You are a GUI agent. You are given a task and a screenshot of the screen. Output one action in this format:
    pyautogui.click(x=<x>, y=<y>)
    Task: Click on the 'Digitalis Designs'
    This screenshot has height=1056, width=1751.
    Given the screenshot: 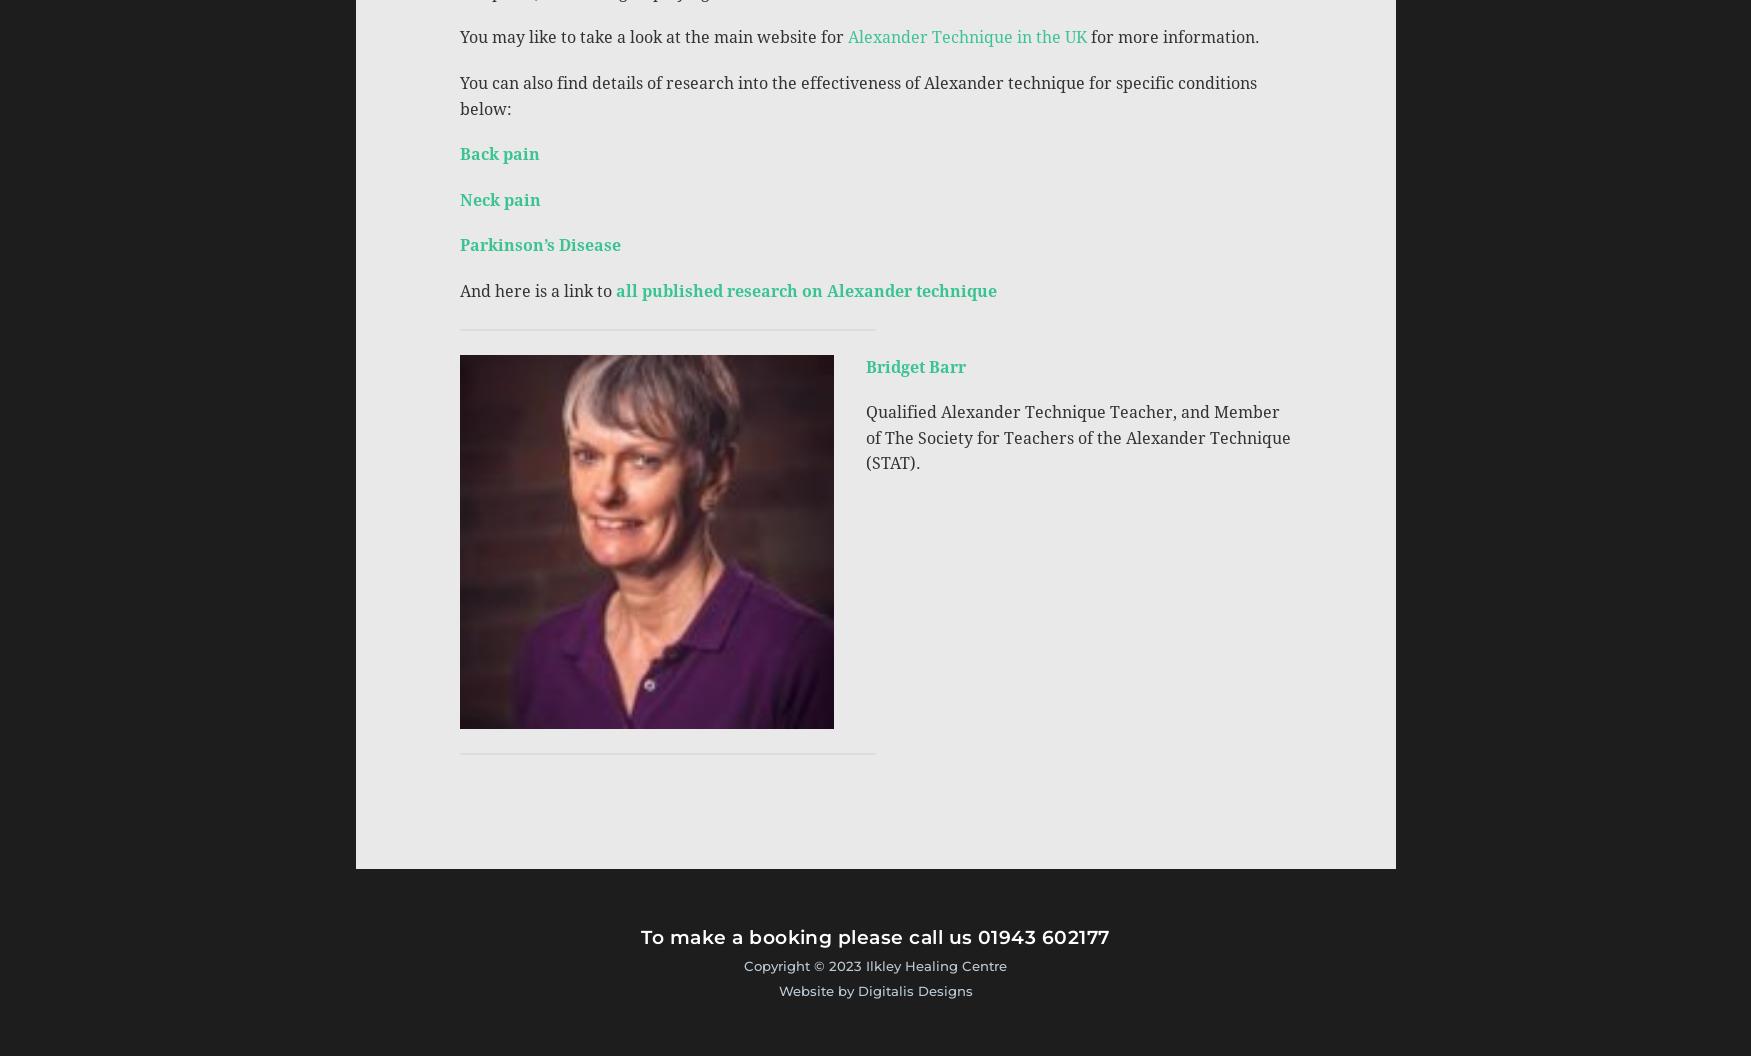 What is the action you would take?
    pyautogui.click(x=913, y=990)
    